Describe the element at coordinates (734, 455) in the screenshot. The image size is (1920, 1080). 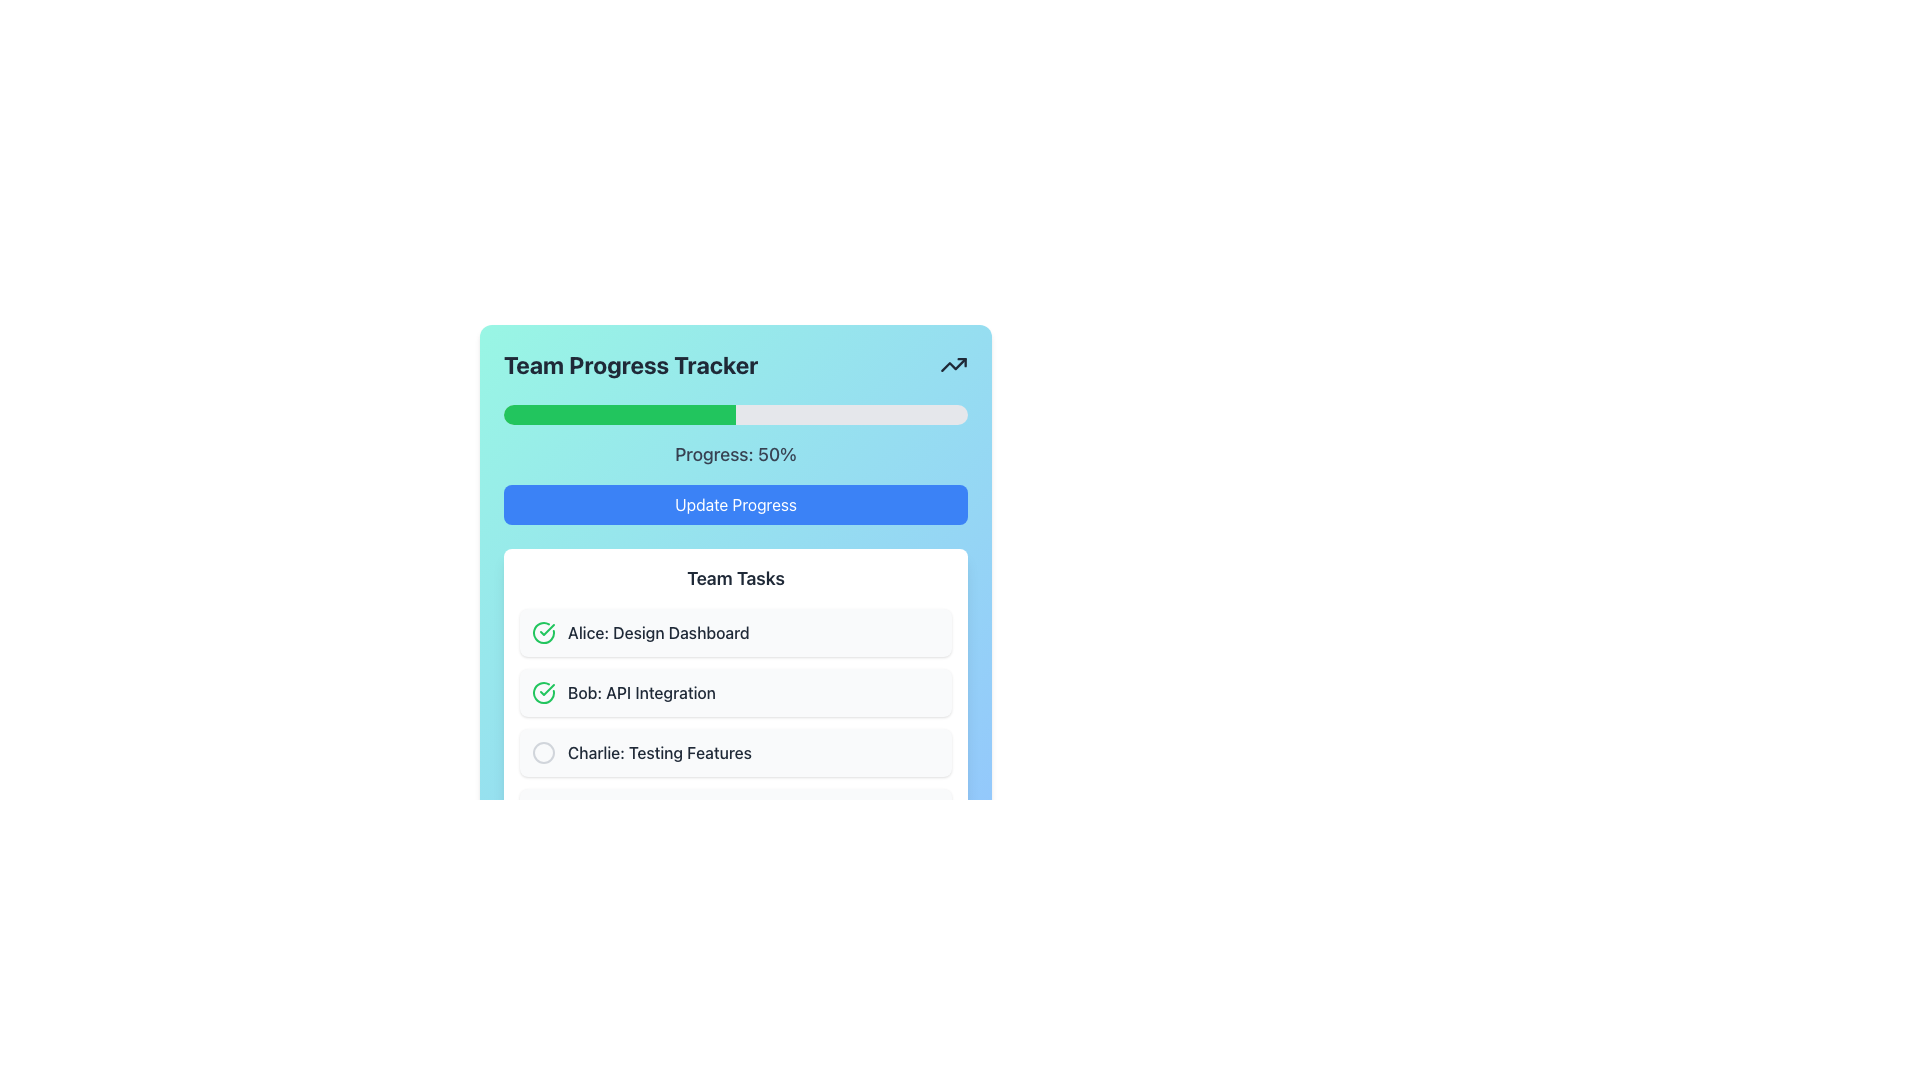
I see `the text label displaying 'Progress: 50%' in the 'Team Progress Tracker' section, which is styled with a medium-large font and centered alignment` at that location.